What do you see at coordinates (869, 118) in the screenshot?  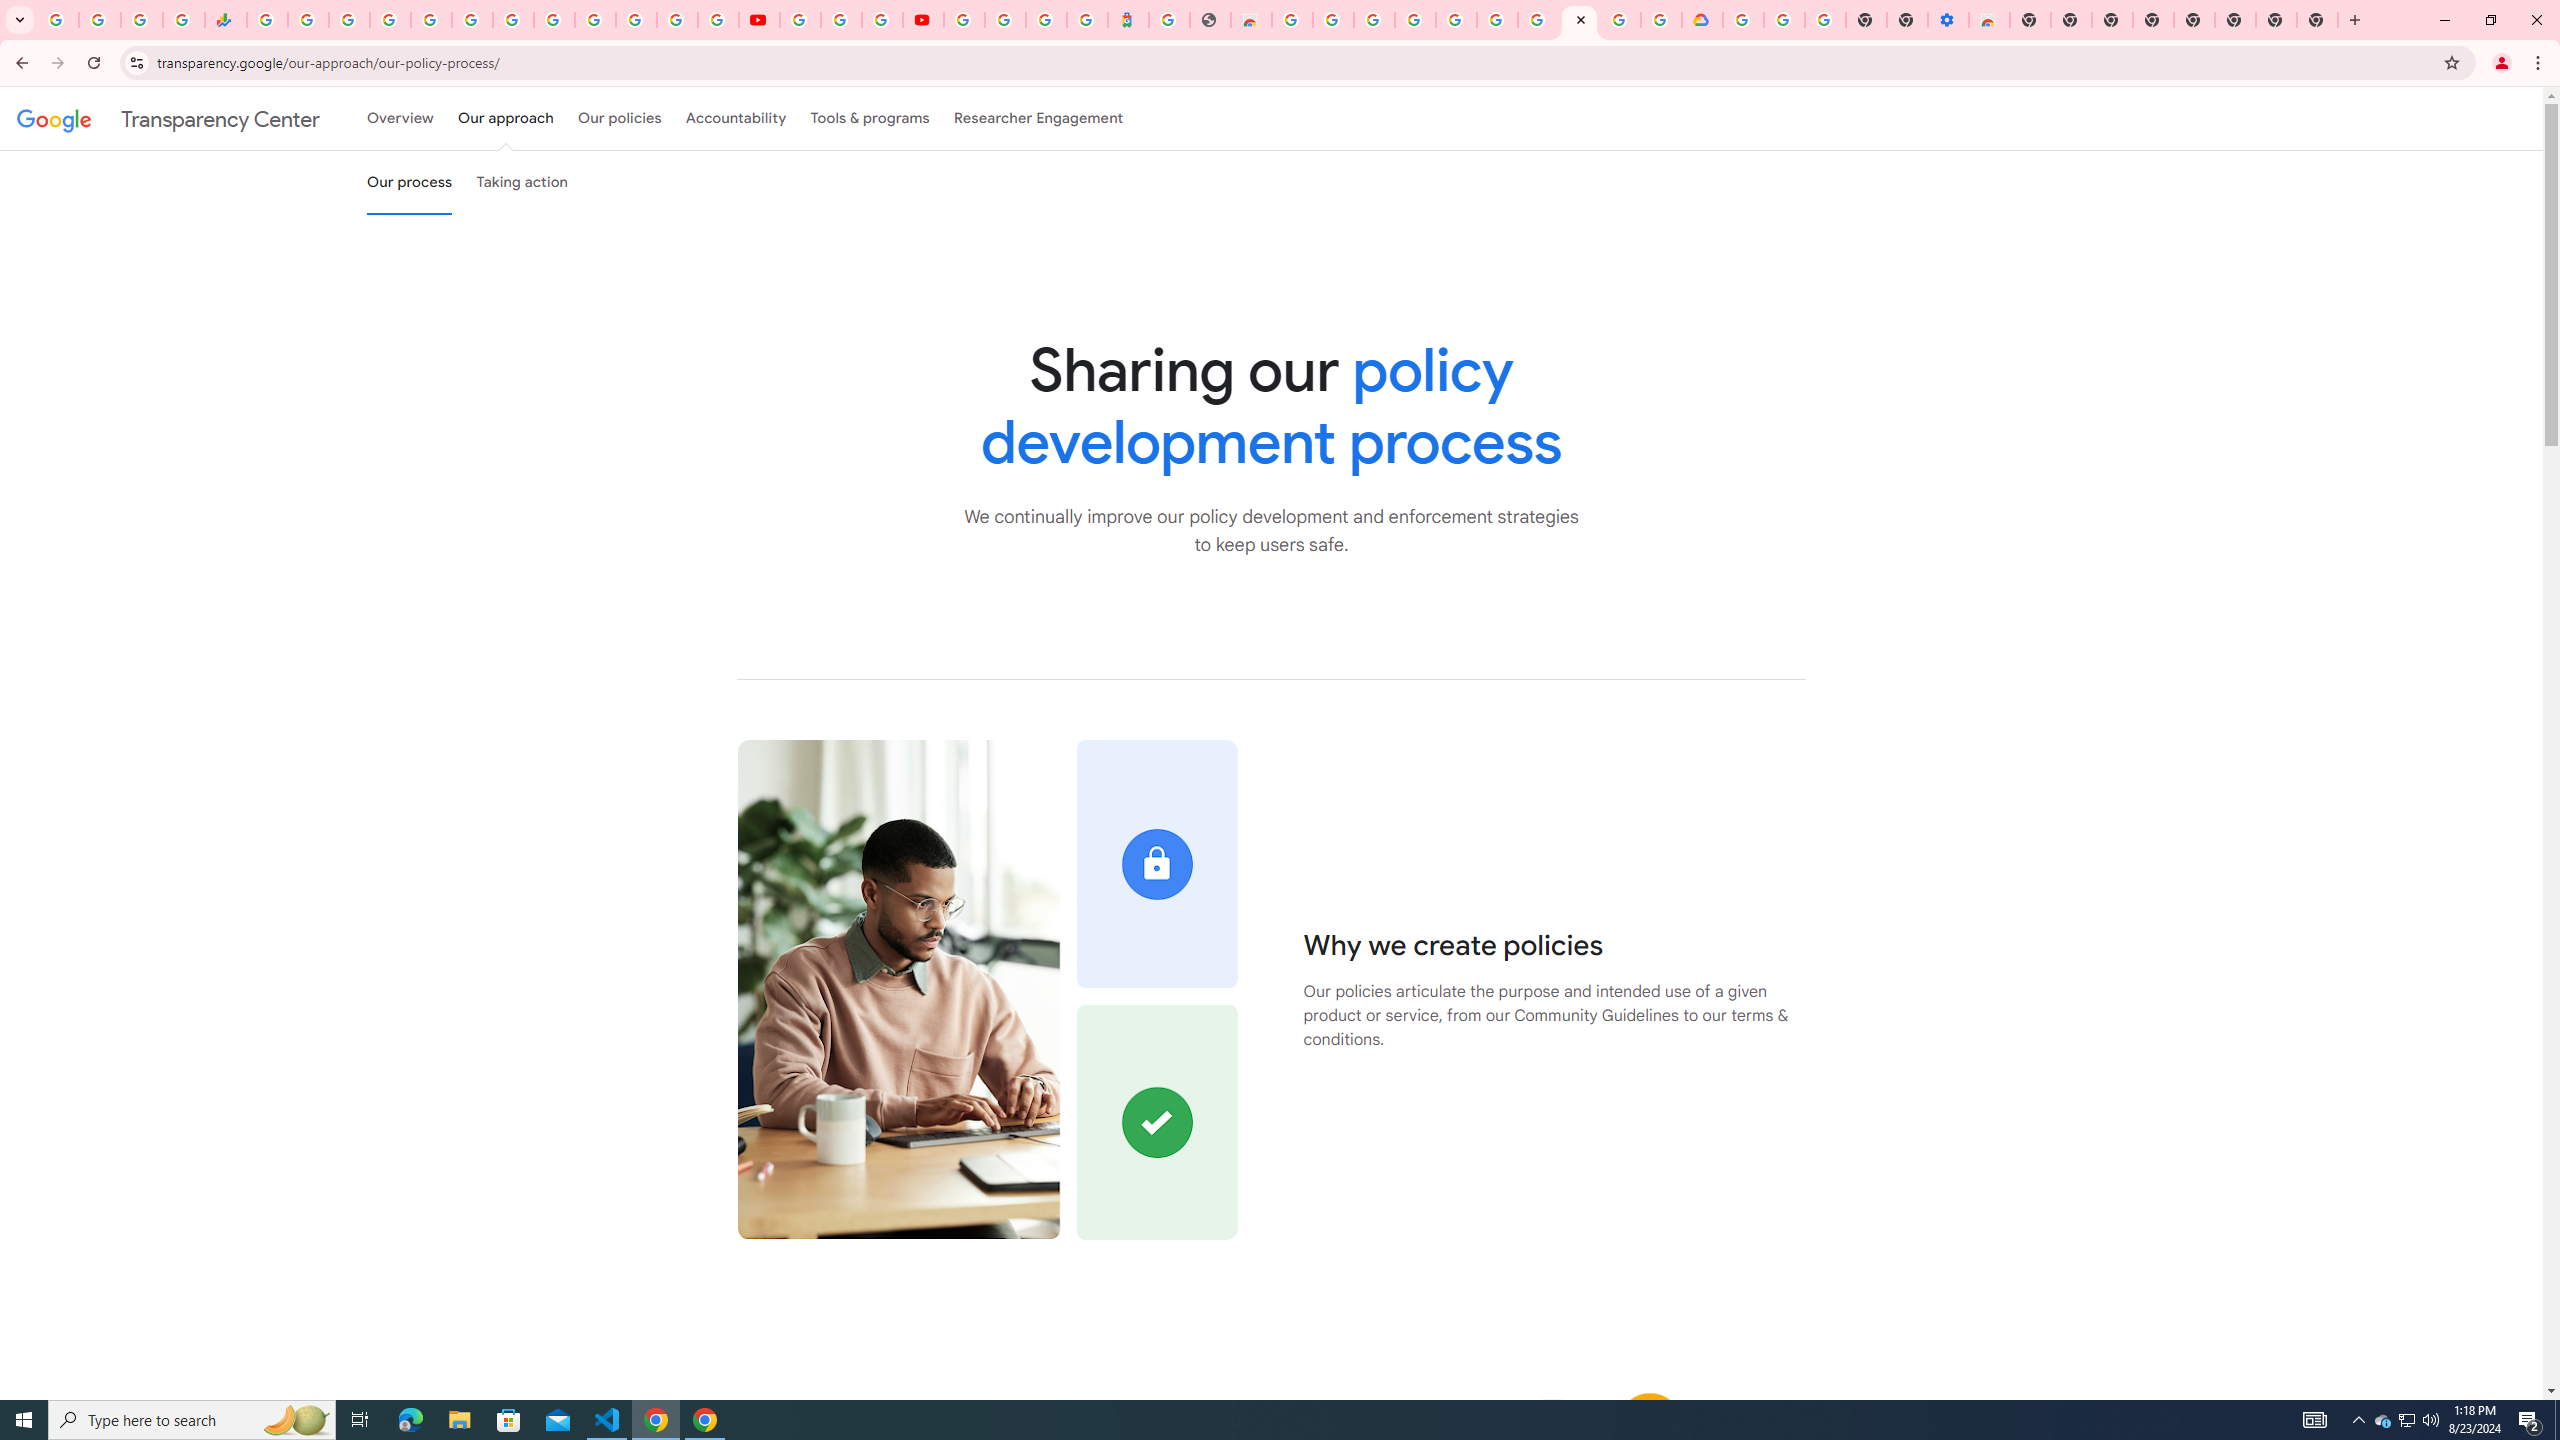 I see `'Tools & programs'` at bounding box center [869, 118].